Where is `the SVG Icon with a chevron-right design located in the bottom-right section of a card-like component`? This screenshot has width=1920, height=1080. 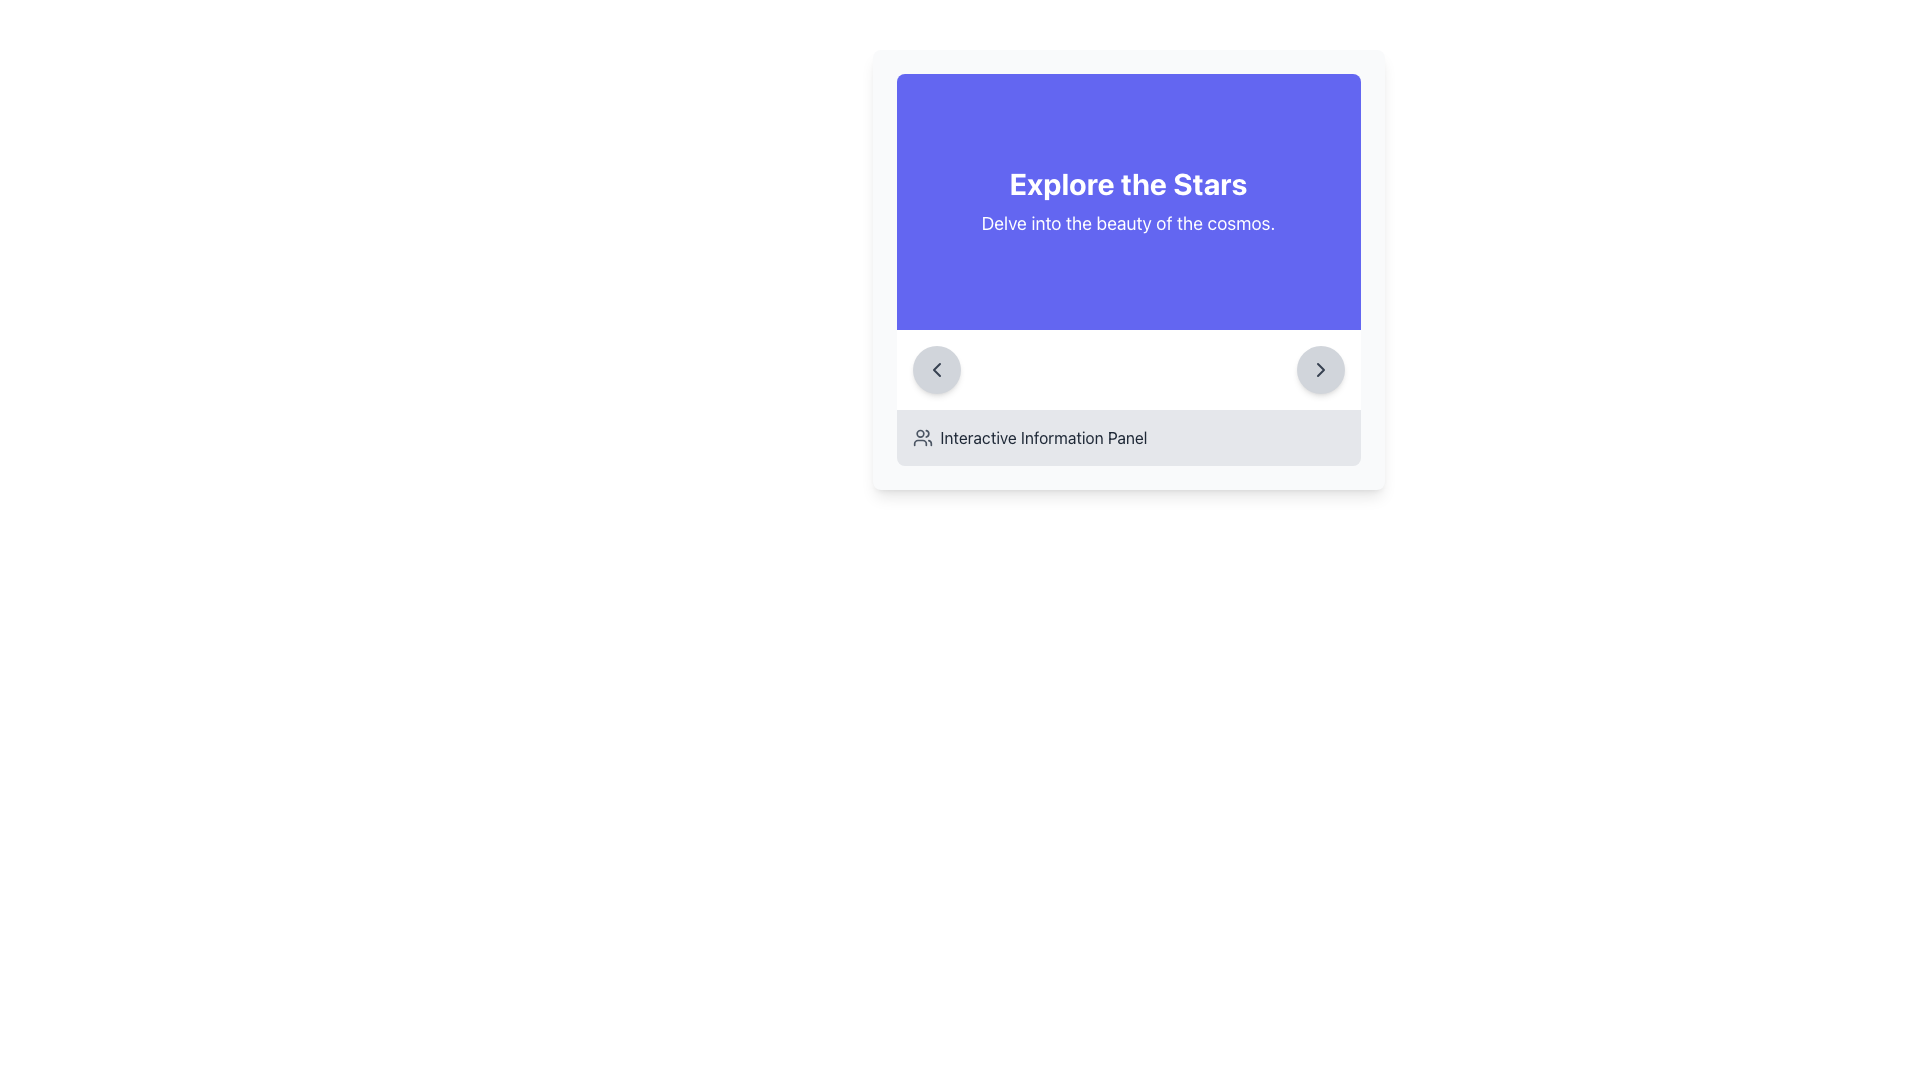
the SVG Icon with a chevron-right design located in the bottom-right section of a card-like component is located at coordinates (1320, 370).